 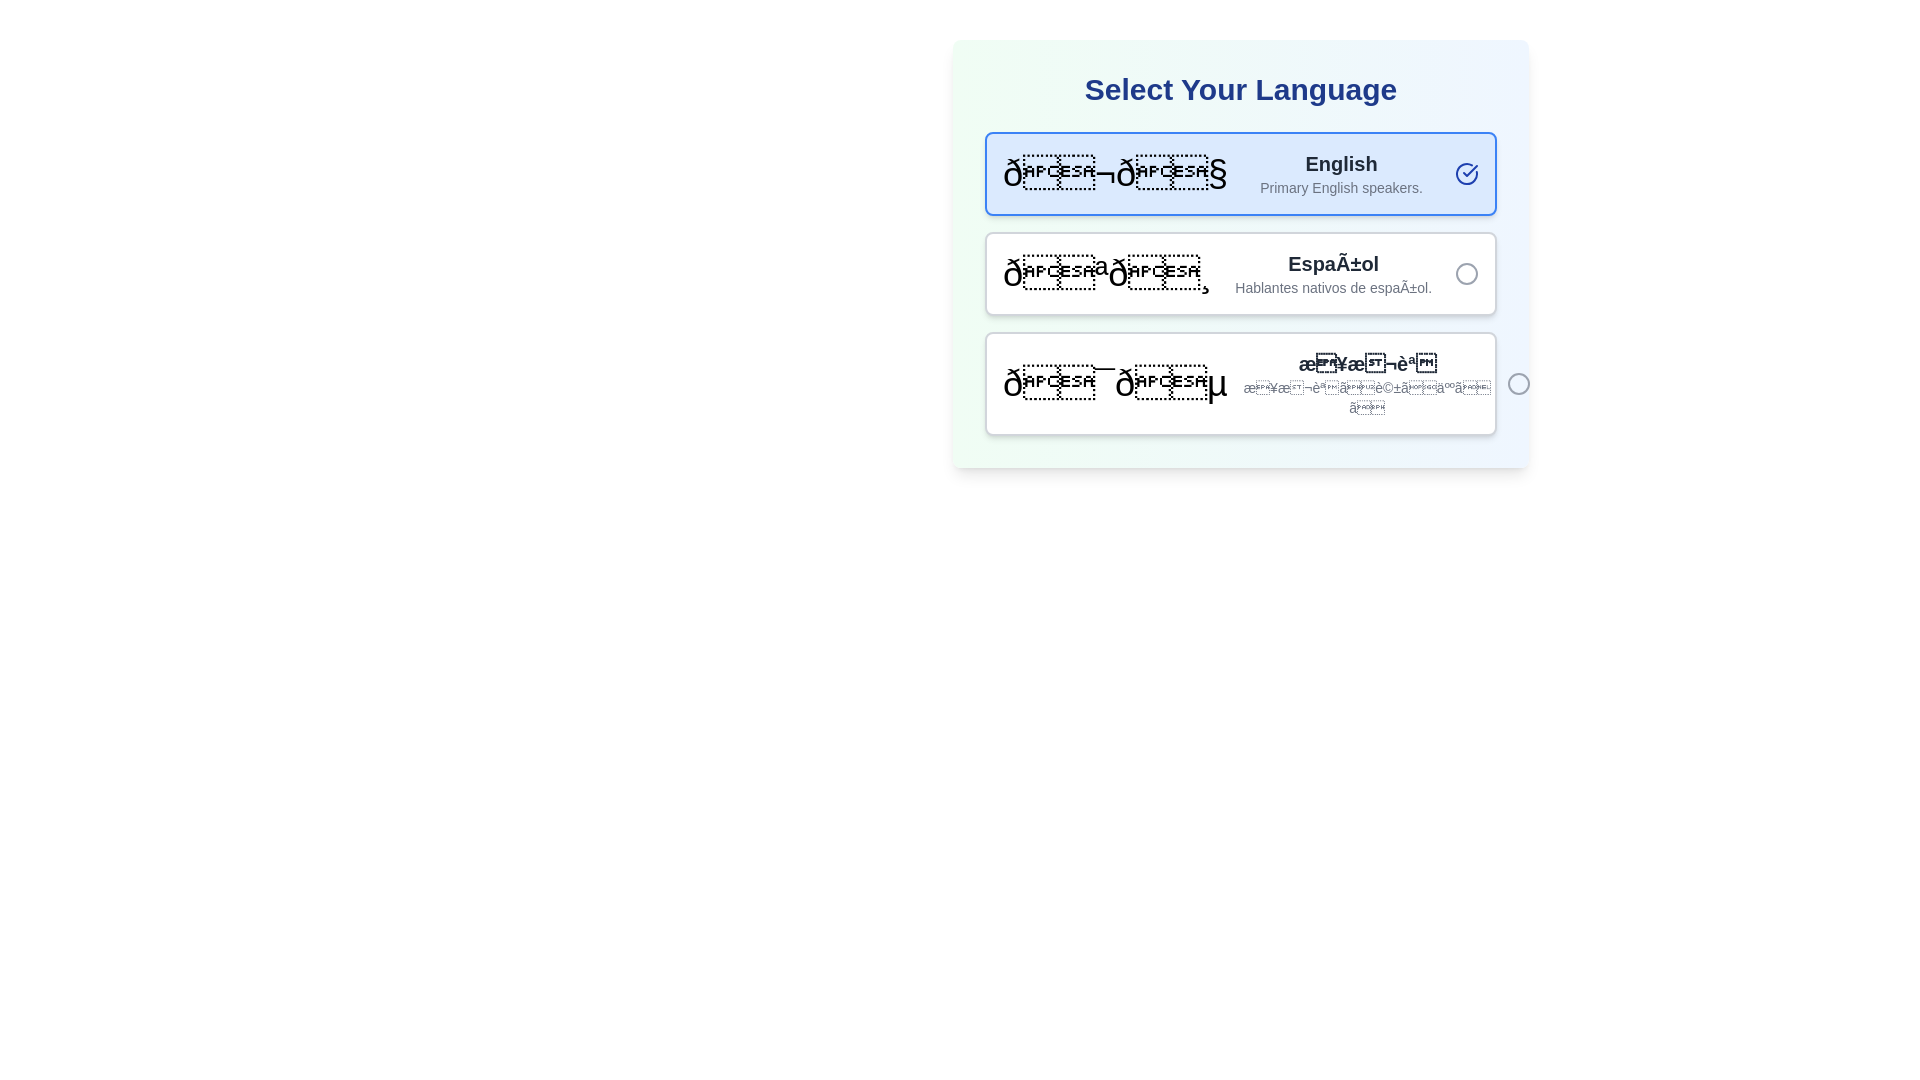 What do you see at coordinates (1240, 253) in the screenshot?
I see `the 'Español' selection option button` at bounding box center [1240, 253].